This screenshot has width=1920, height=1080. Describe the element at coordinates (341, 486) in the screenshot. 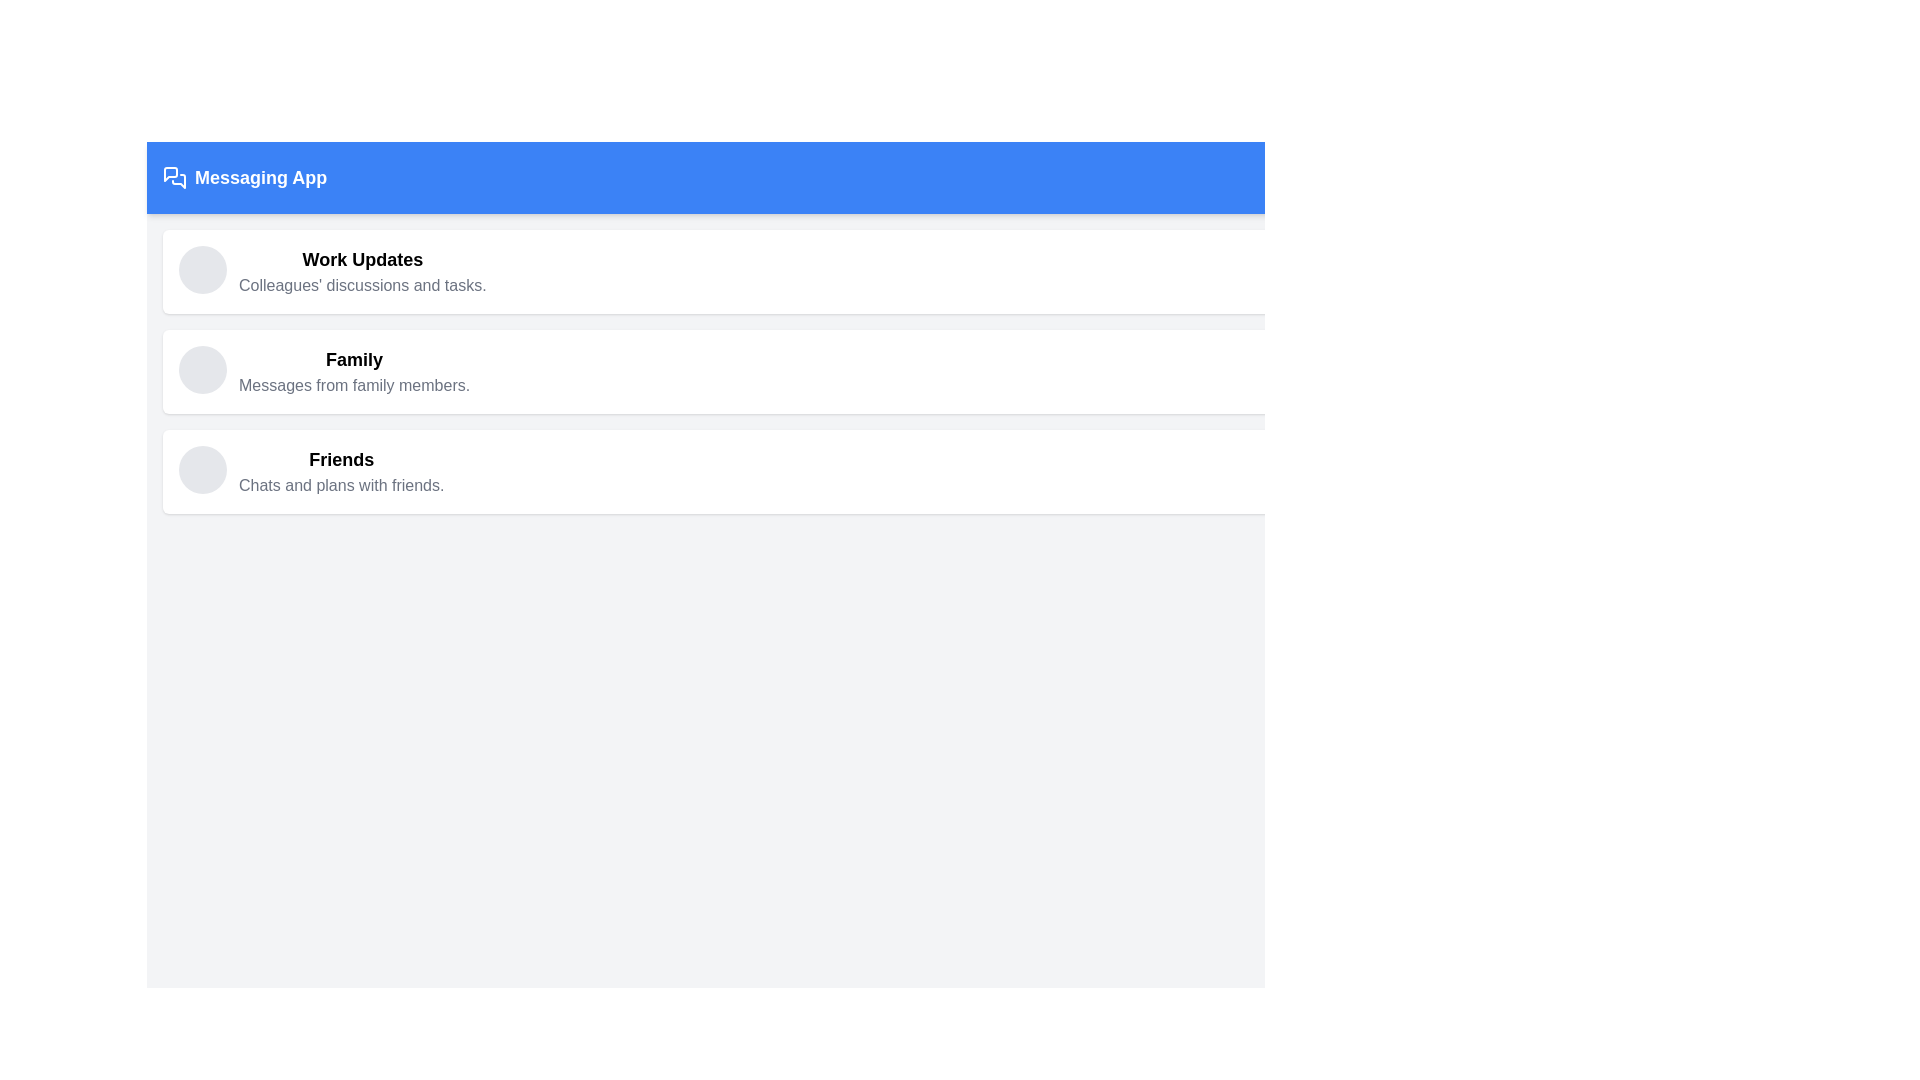

I see `the text element that says 'Chats and plans with friends.', which is located directly under the bold 'Friends' text in the third item of the vertical list under the 'Messaging App' header` at that location.